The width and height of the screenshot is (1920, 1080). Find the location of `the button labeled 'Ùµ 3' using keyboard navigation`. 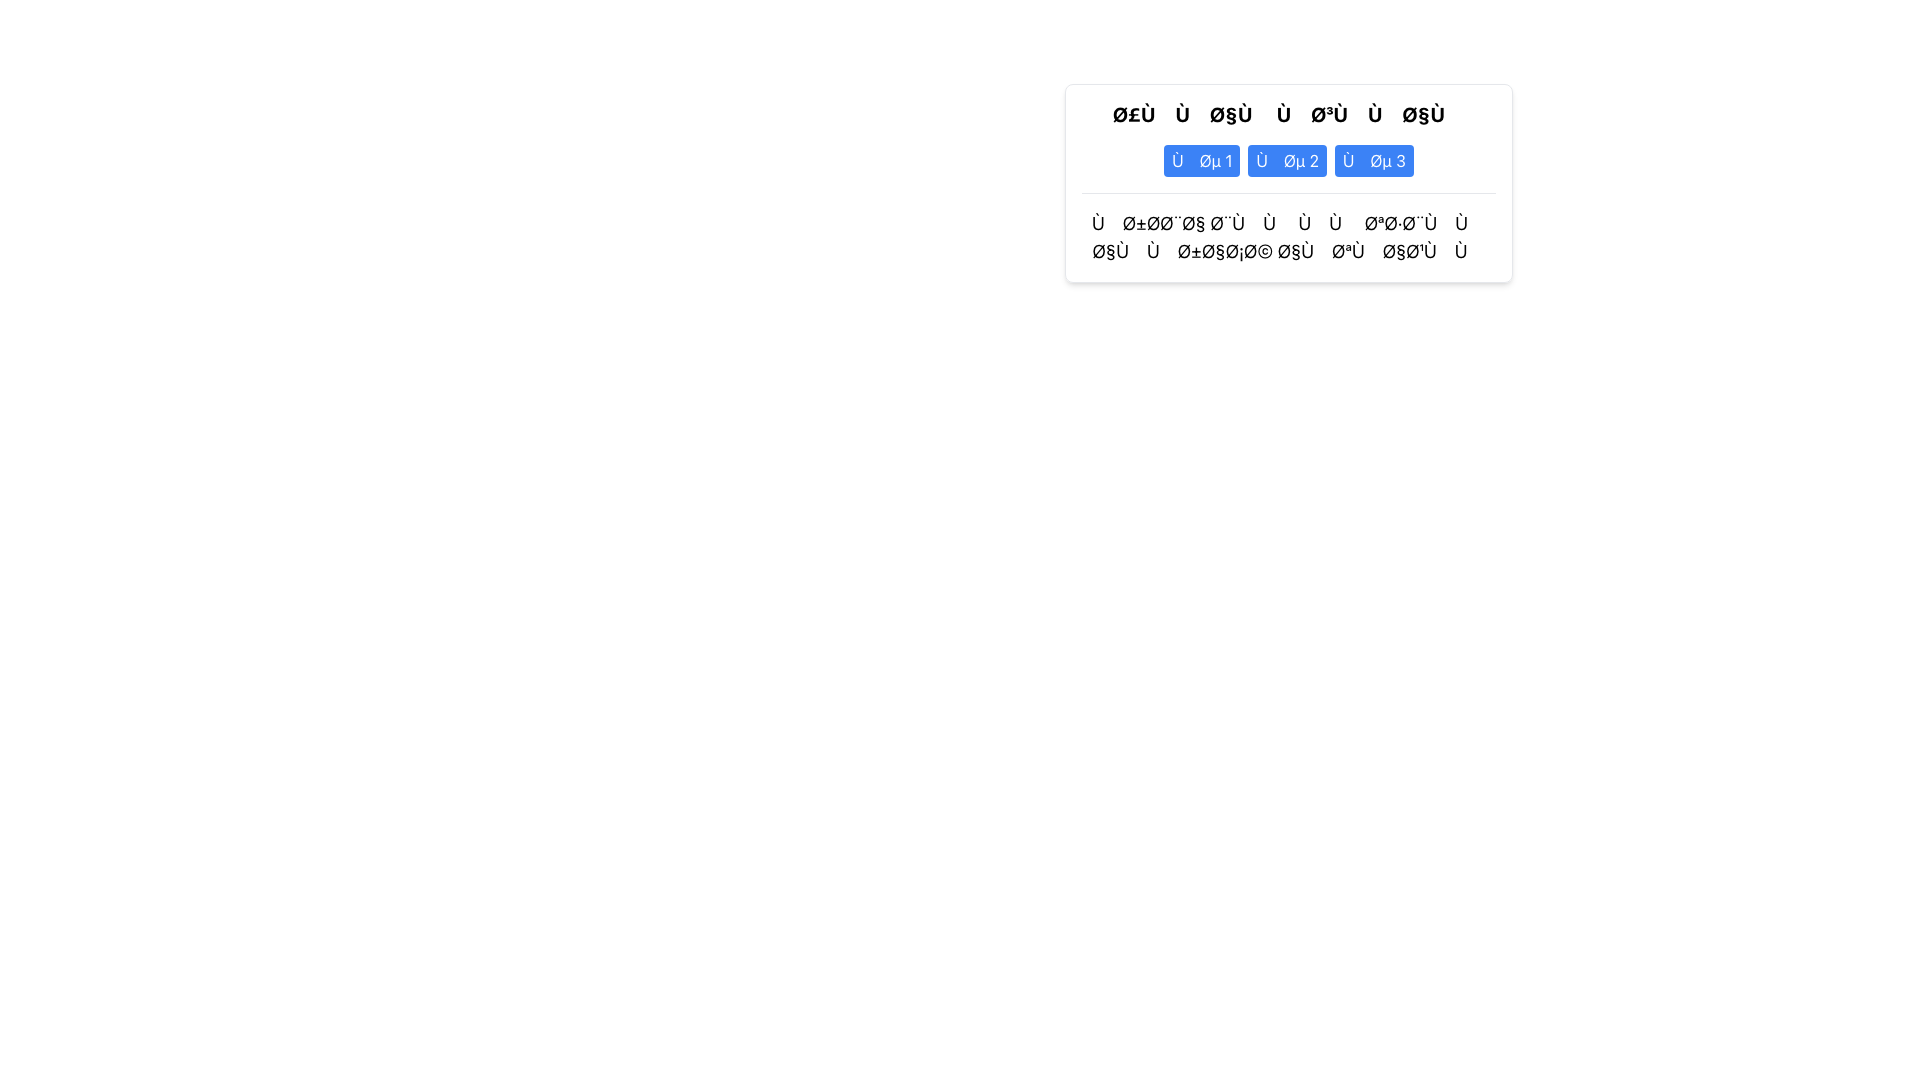

the button labeled 'Ùµ 3' using keyboard navigation is located at coordinates (1373, 160).